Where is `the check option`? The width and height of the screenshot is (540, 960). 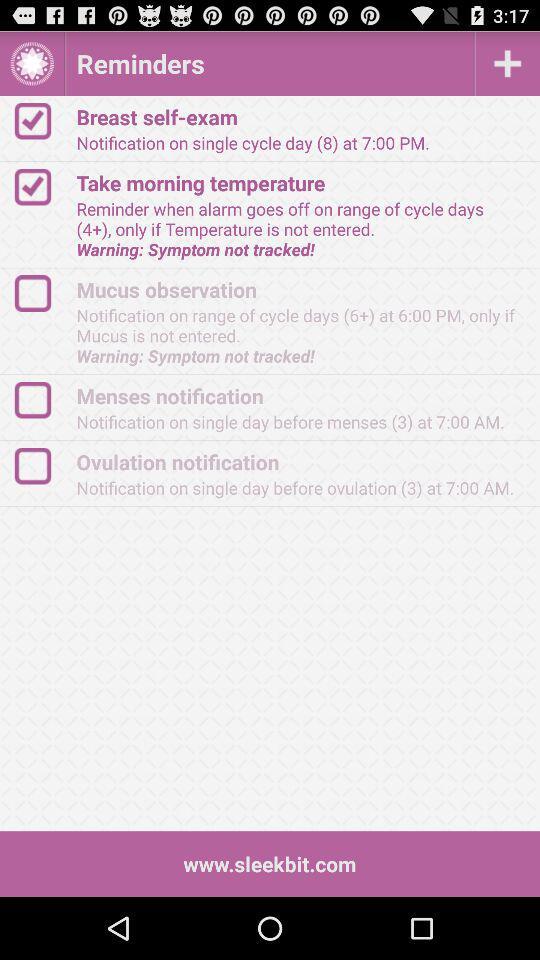 the check option is located at coordinates (42, 187).